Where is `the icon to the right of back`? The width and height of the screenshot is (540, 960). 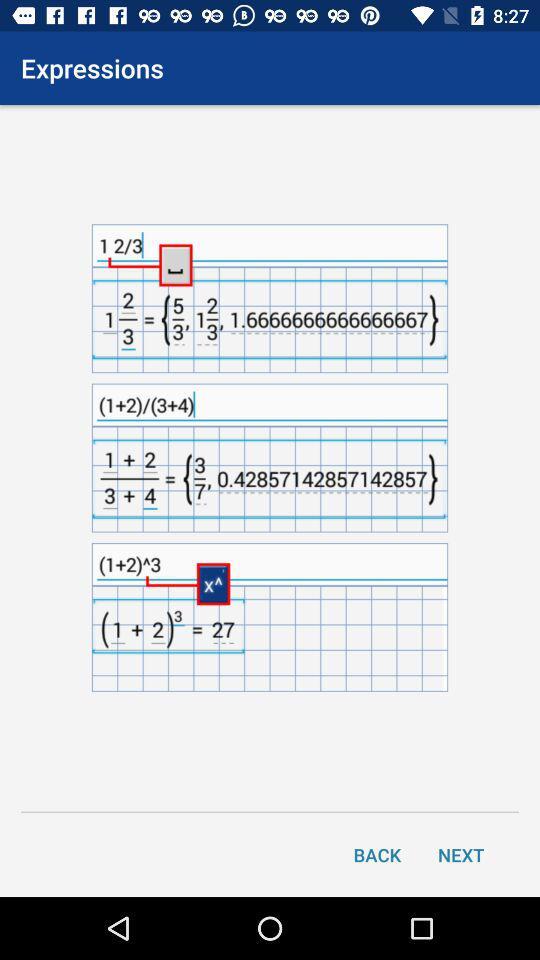 the icon to the right of back is located at coordinates (461, 853).